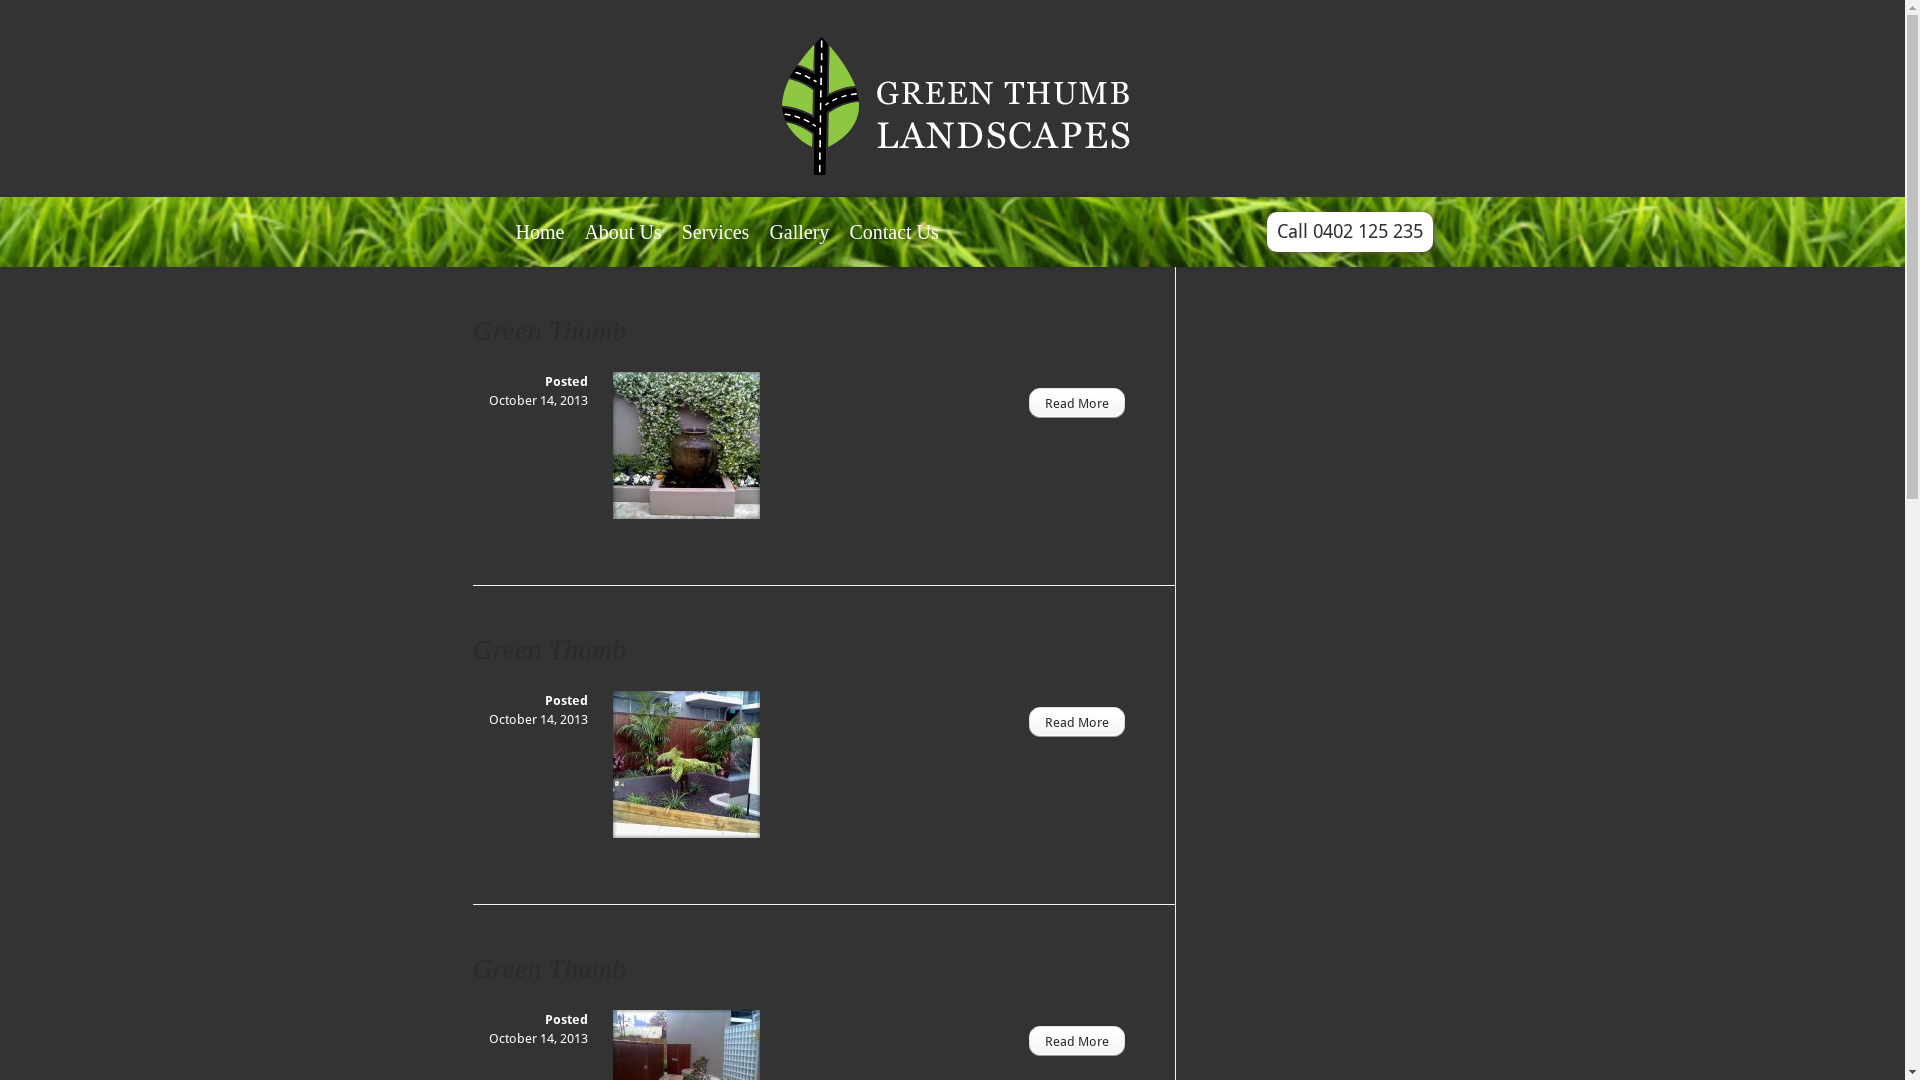 Image resolution: width=1920 pixels, height=1080 pixels. I want to click on 'Home', so click(540, 243).